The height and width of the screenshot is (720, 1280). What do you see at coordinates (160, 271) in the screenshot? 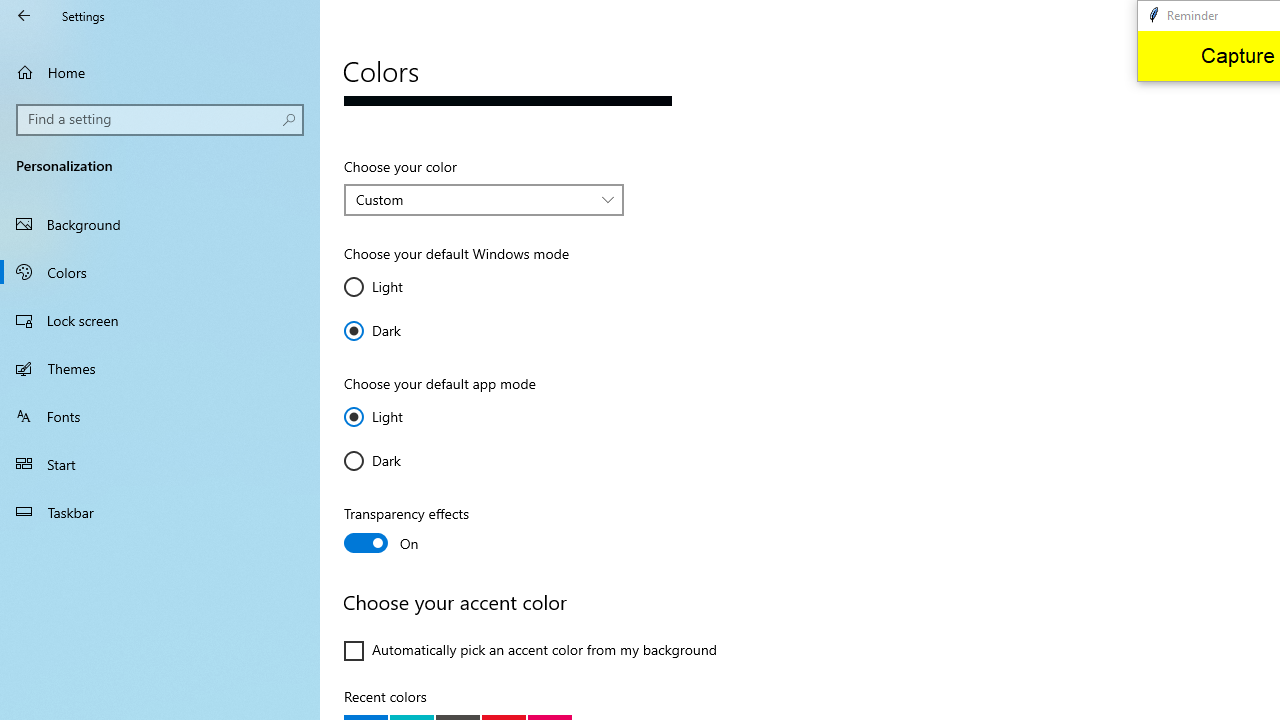
I see `'Colors'` at bounding box center [160, 271].